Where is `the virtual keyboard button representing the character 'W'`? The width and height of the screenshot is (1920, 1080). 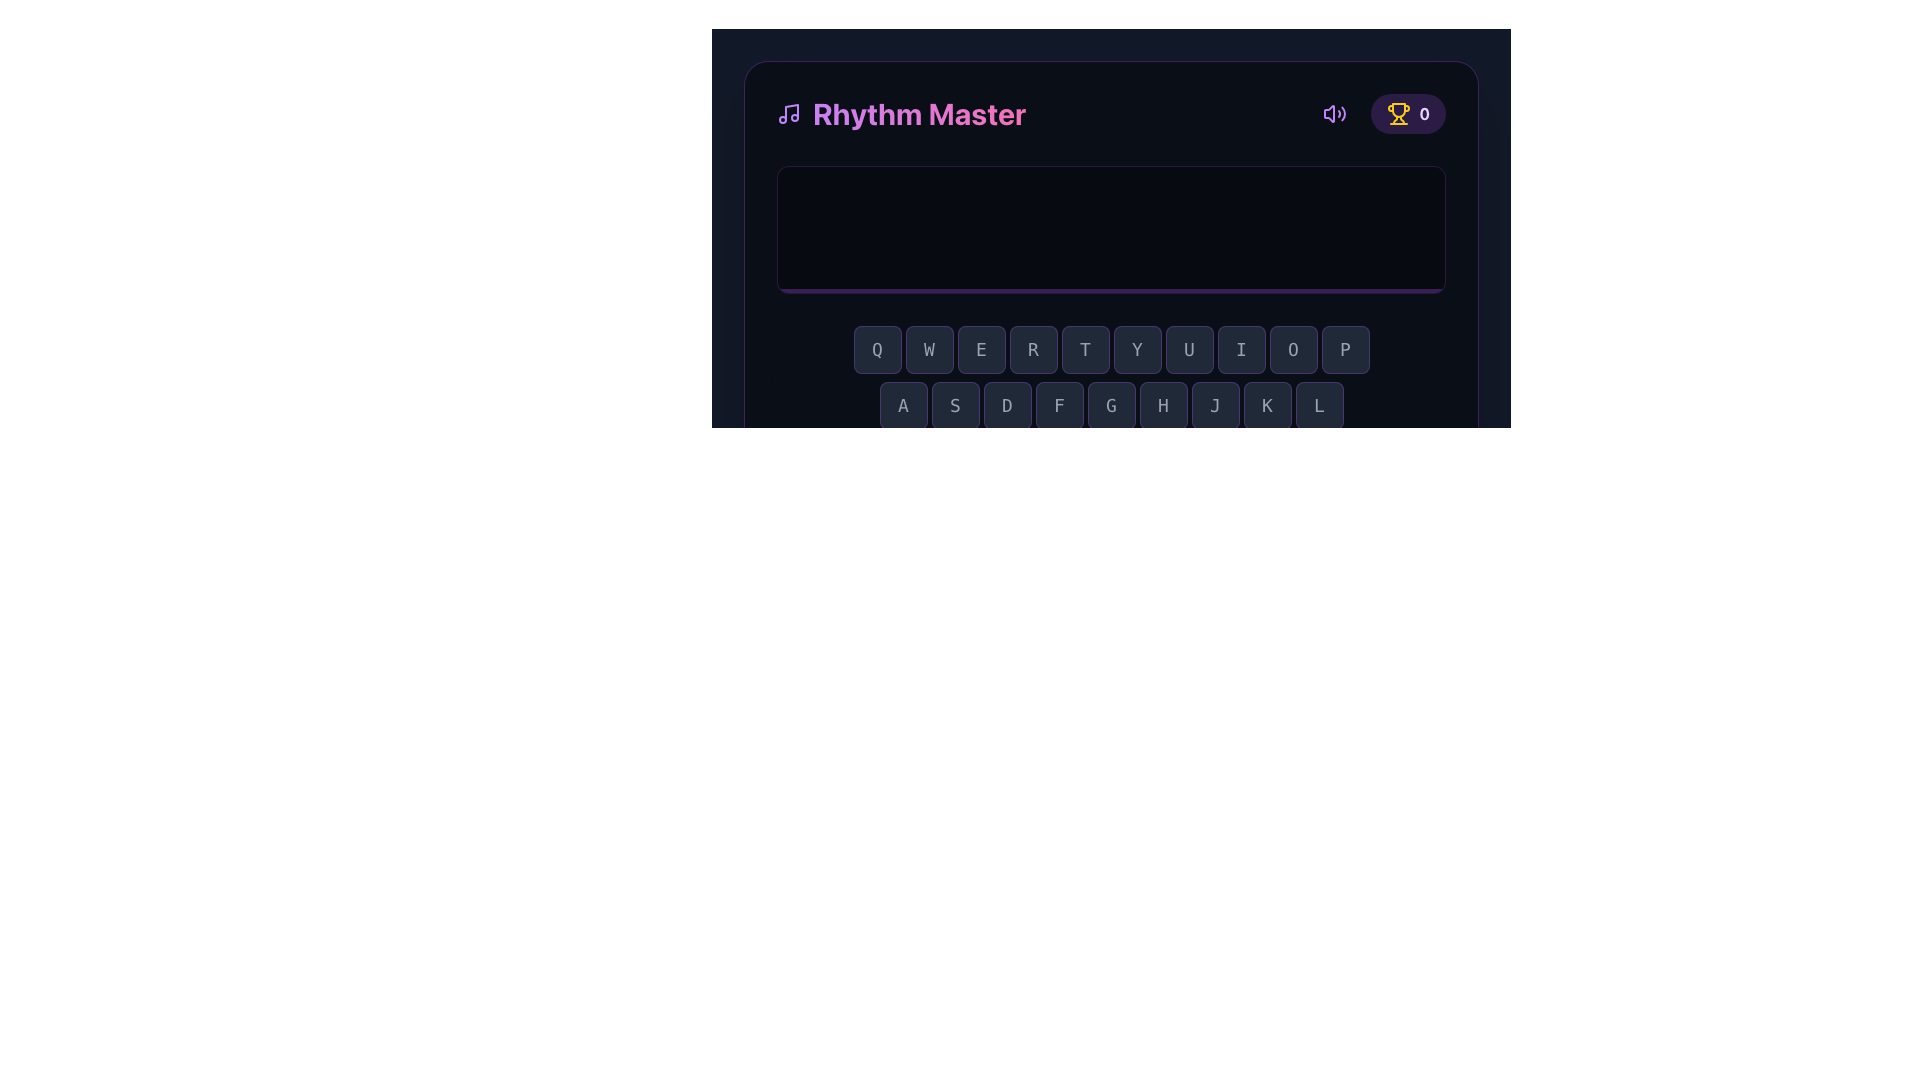
the virtual keyboard button representing the character 'W' is located at coordinates (928, 349).